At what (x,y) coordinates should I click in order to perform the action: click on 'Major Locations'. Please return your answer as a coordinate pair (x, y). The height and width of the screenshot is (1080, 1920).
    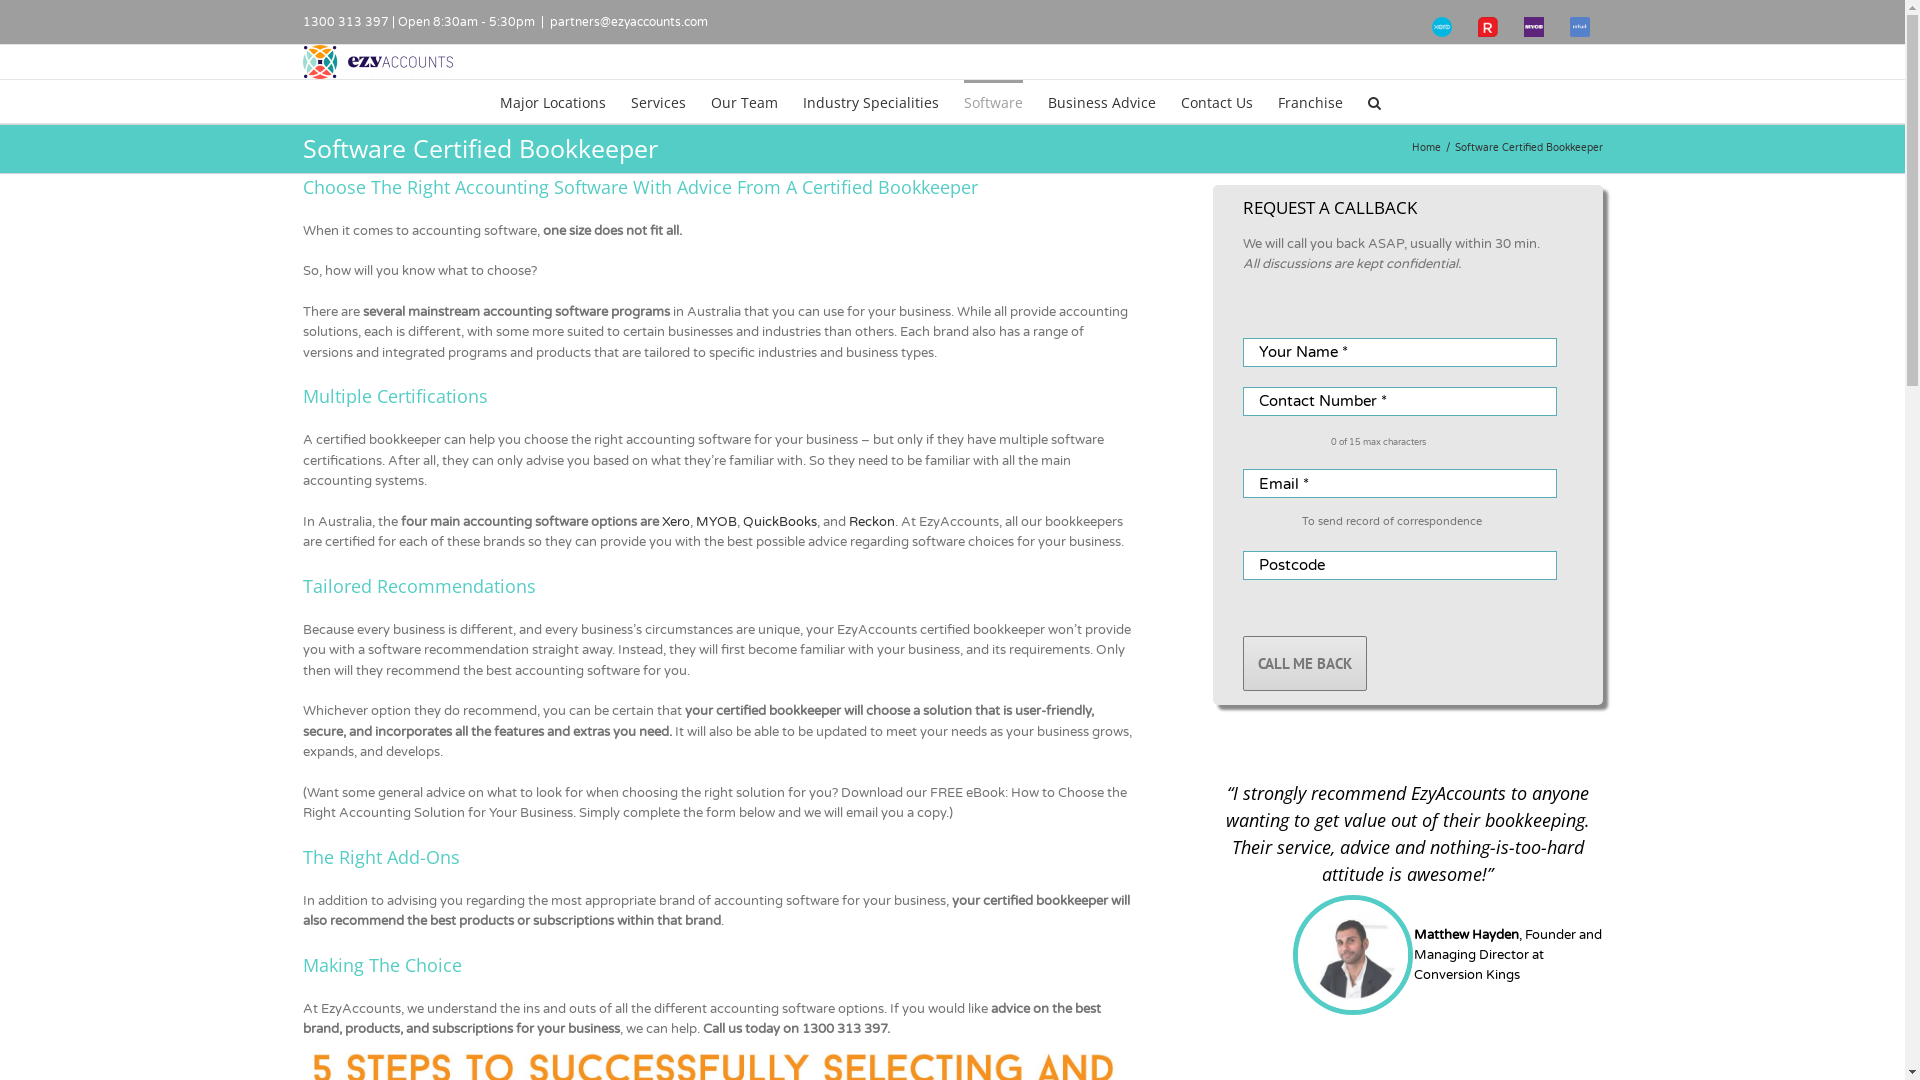
    Looking at the image, I should click on (552, 101).